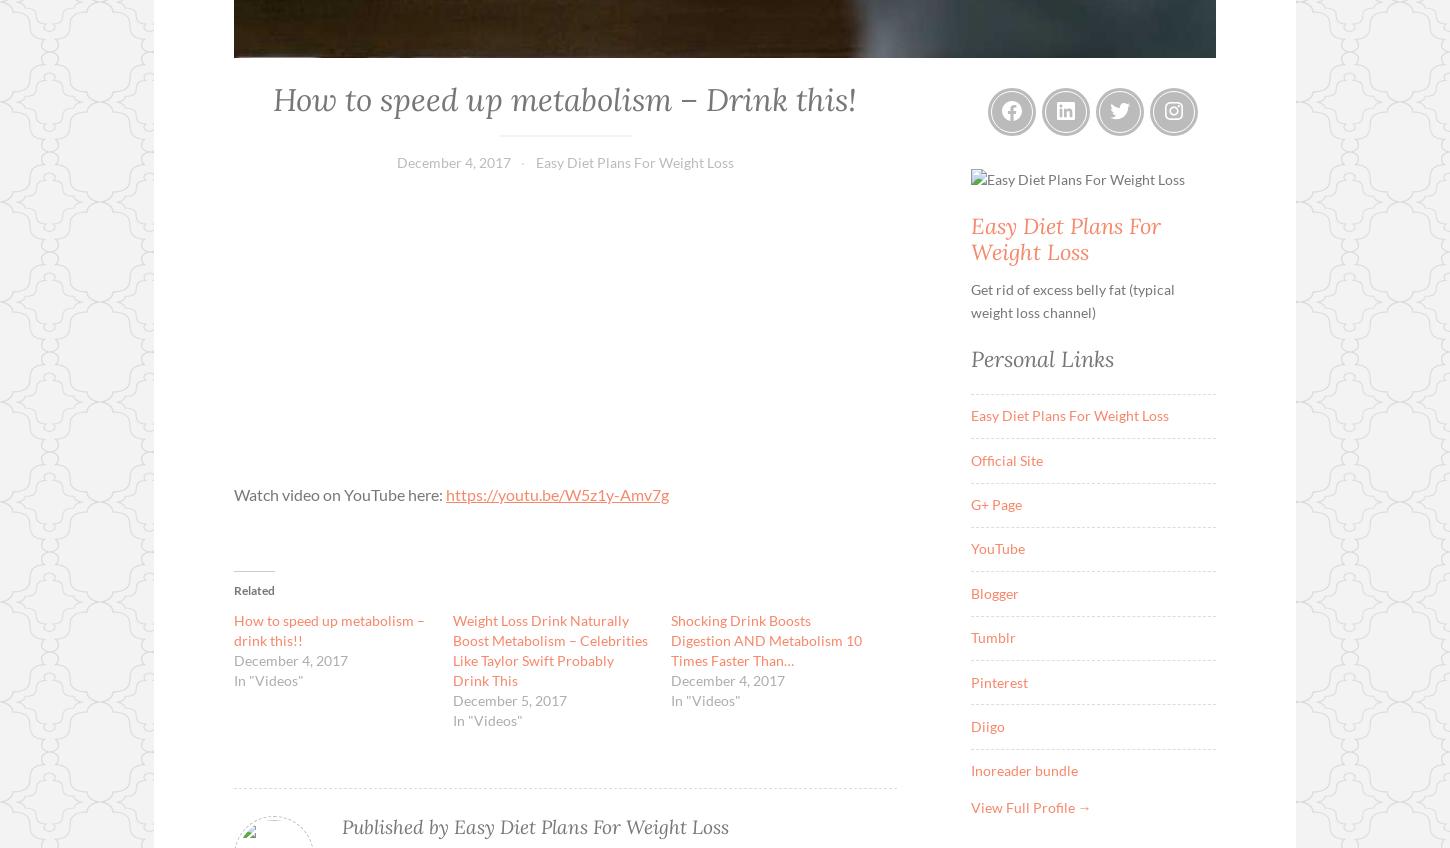  What do you see at coordinates (1006, 458) in the screenshot?
I see `'Official Site'` at bounding box center [1006, 458].